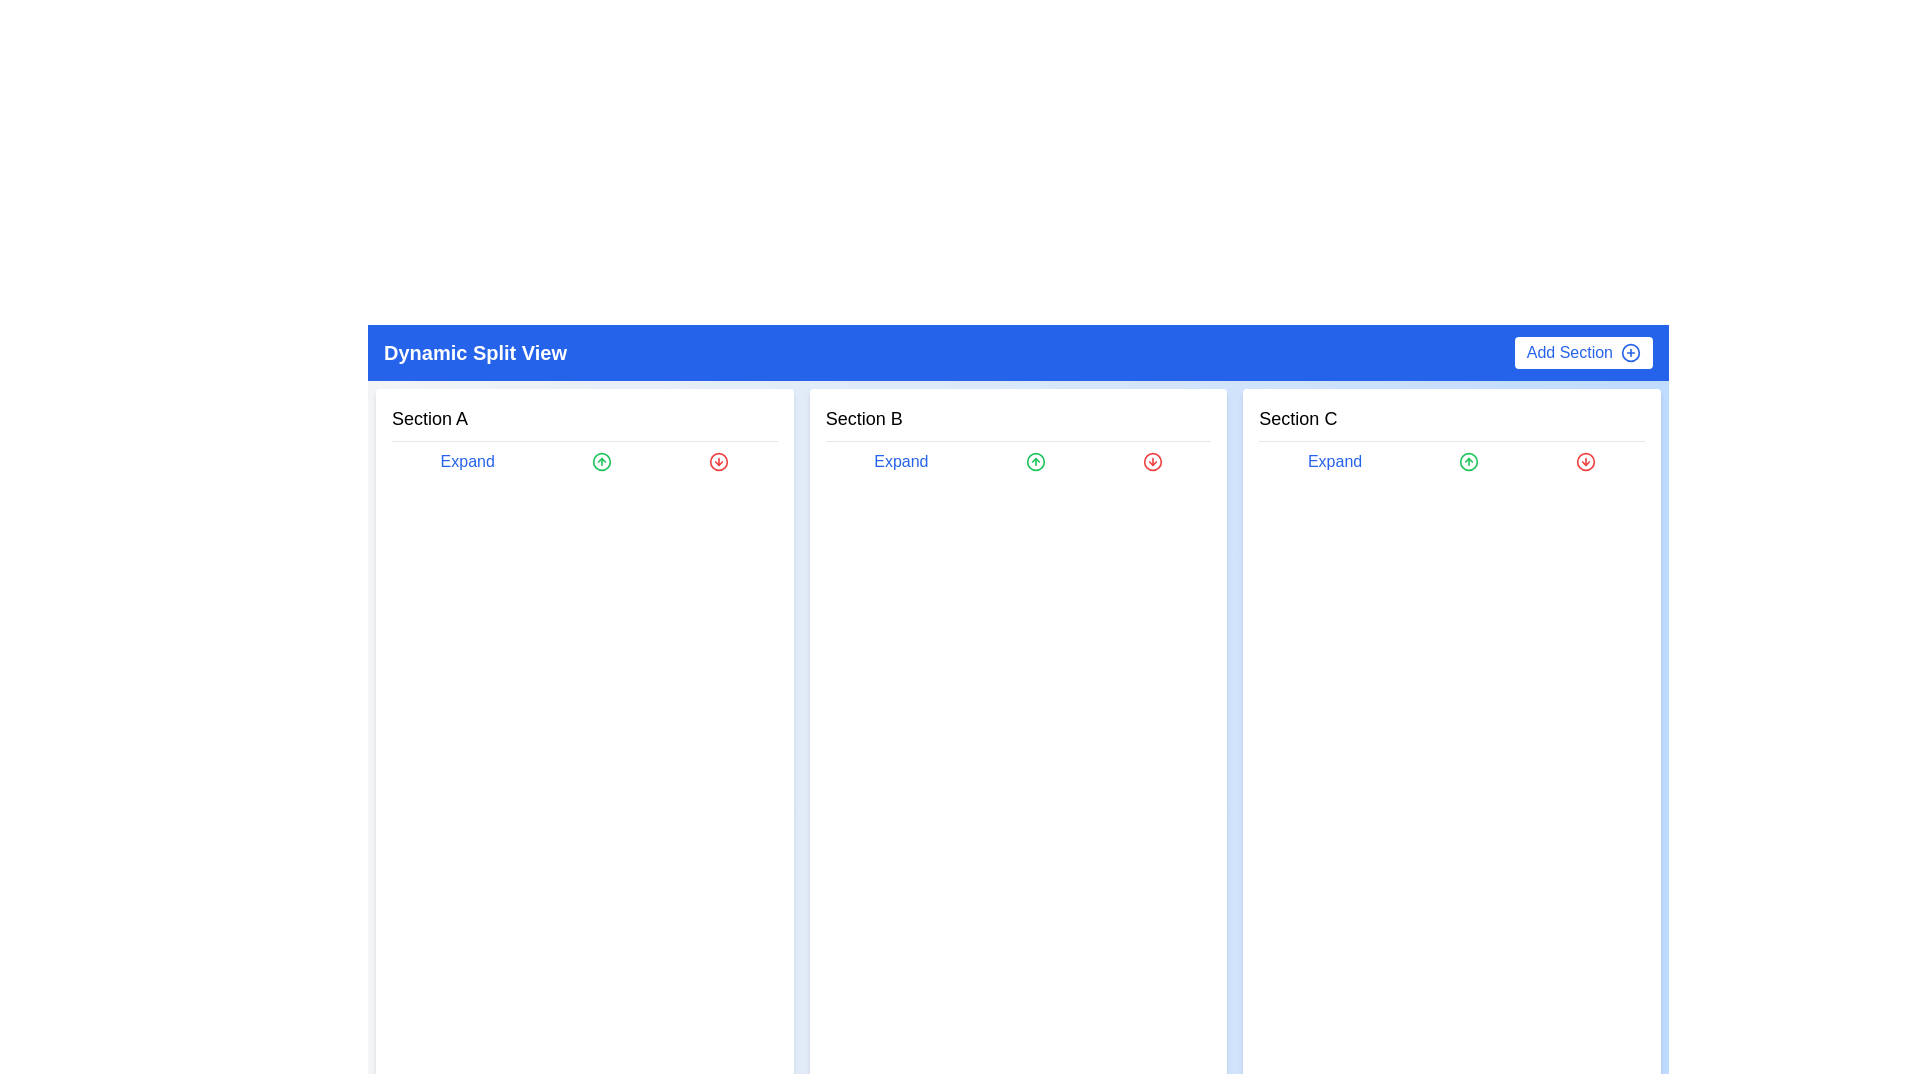  Describe the element at coordinates (900, 462) in the screenshot. I see `the blue-colored text link labeled 'Expand' located in 'Section B' of the 'Dynamic Split View', positioned to the left of the circular arrow icons` at that location.